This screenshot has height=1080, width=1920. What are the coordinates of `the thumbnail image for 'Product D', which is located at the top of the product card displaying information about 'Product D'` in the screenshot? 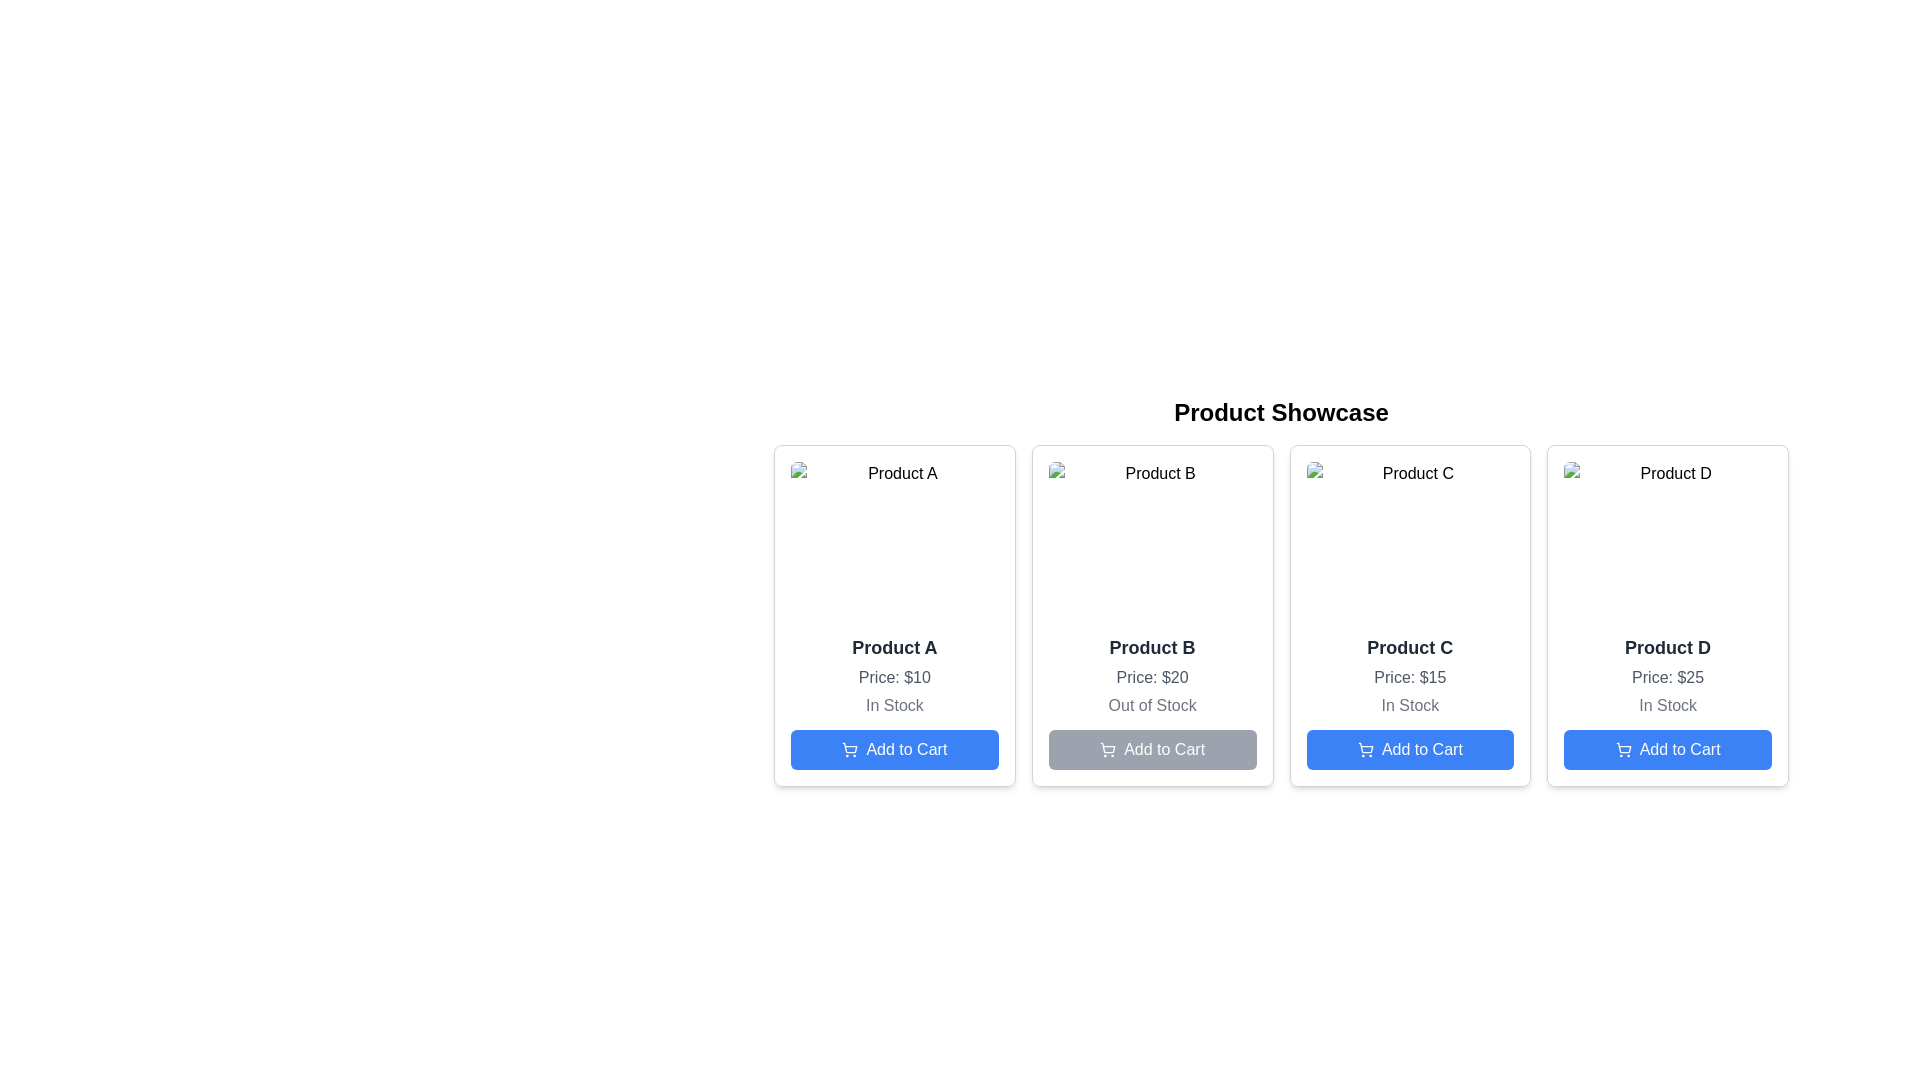 It's located at (1668, 542).